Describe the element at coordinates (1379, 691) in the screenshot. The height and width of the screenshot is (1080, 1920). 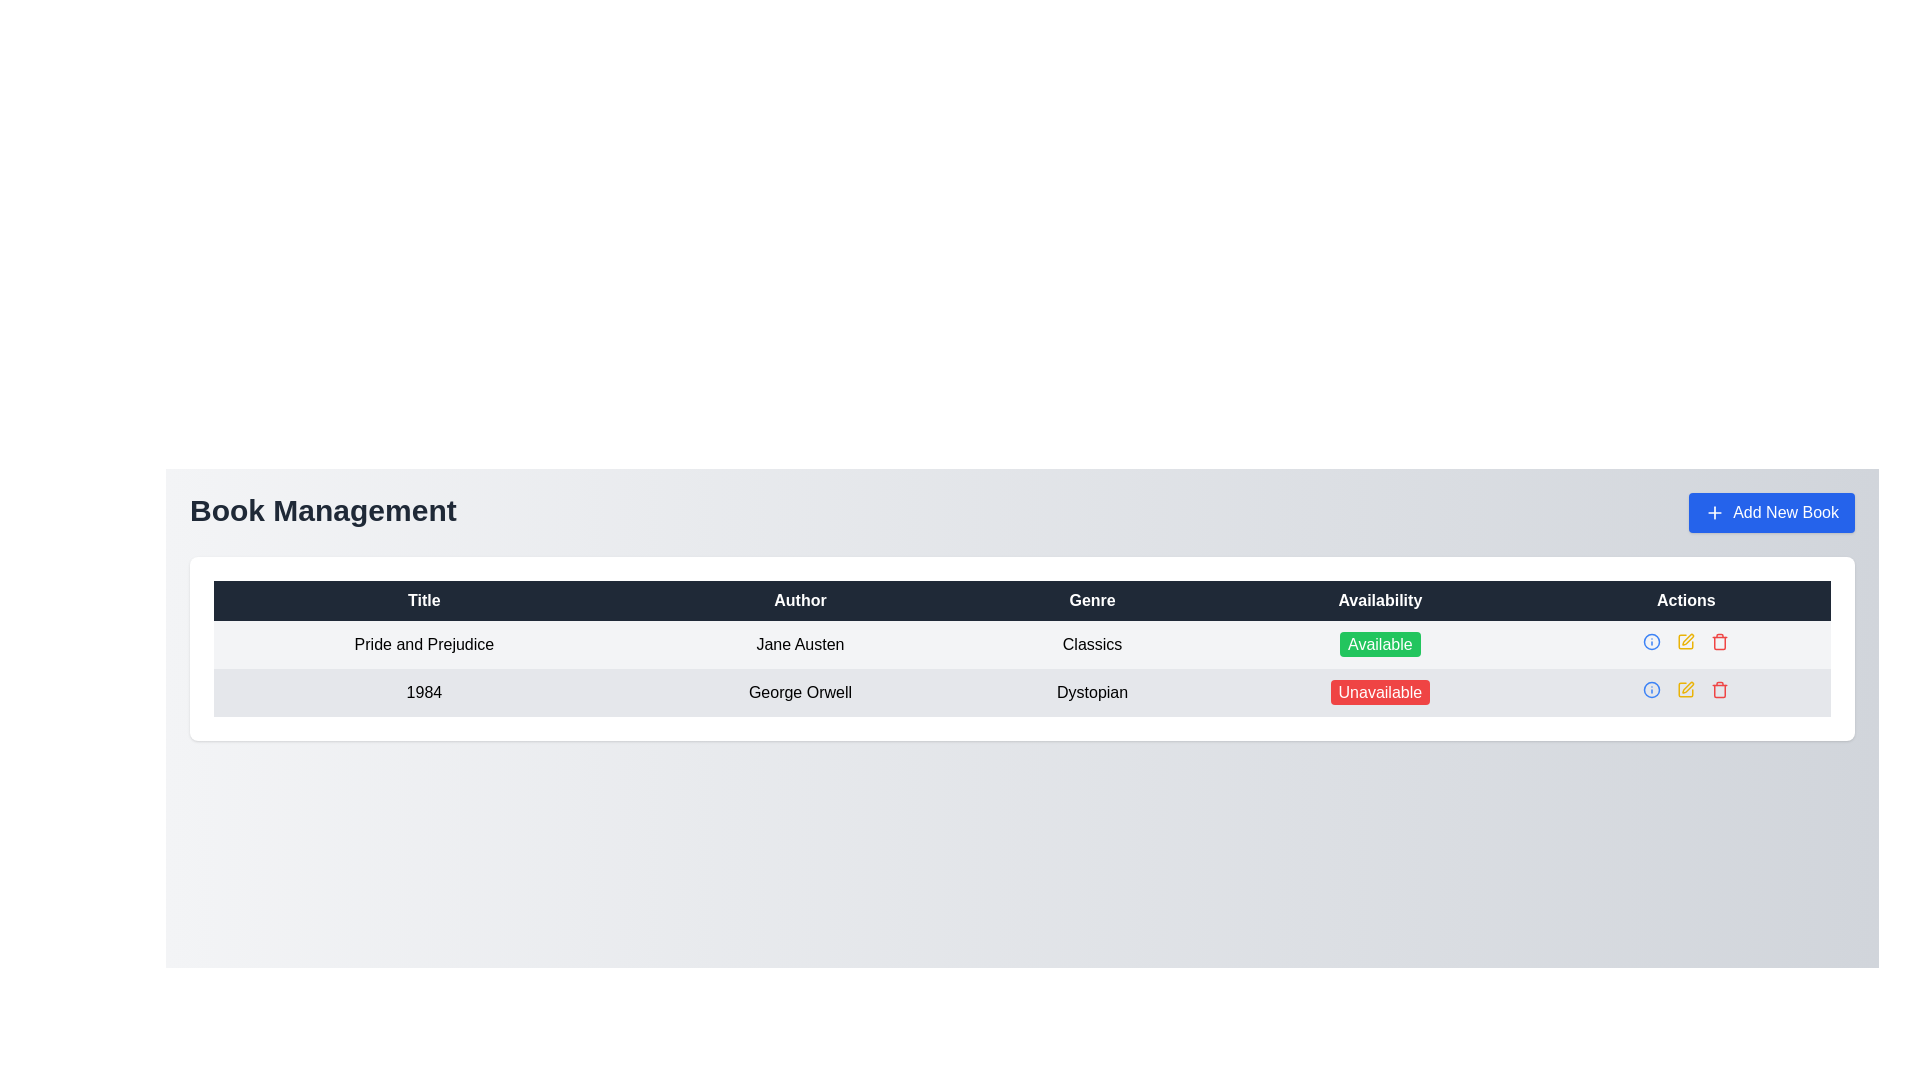
I see `the availability status label for the book '1984' in the second row of the table, indicating that it is not available` at that location.